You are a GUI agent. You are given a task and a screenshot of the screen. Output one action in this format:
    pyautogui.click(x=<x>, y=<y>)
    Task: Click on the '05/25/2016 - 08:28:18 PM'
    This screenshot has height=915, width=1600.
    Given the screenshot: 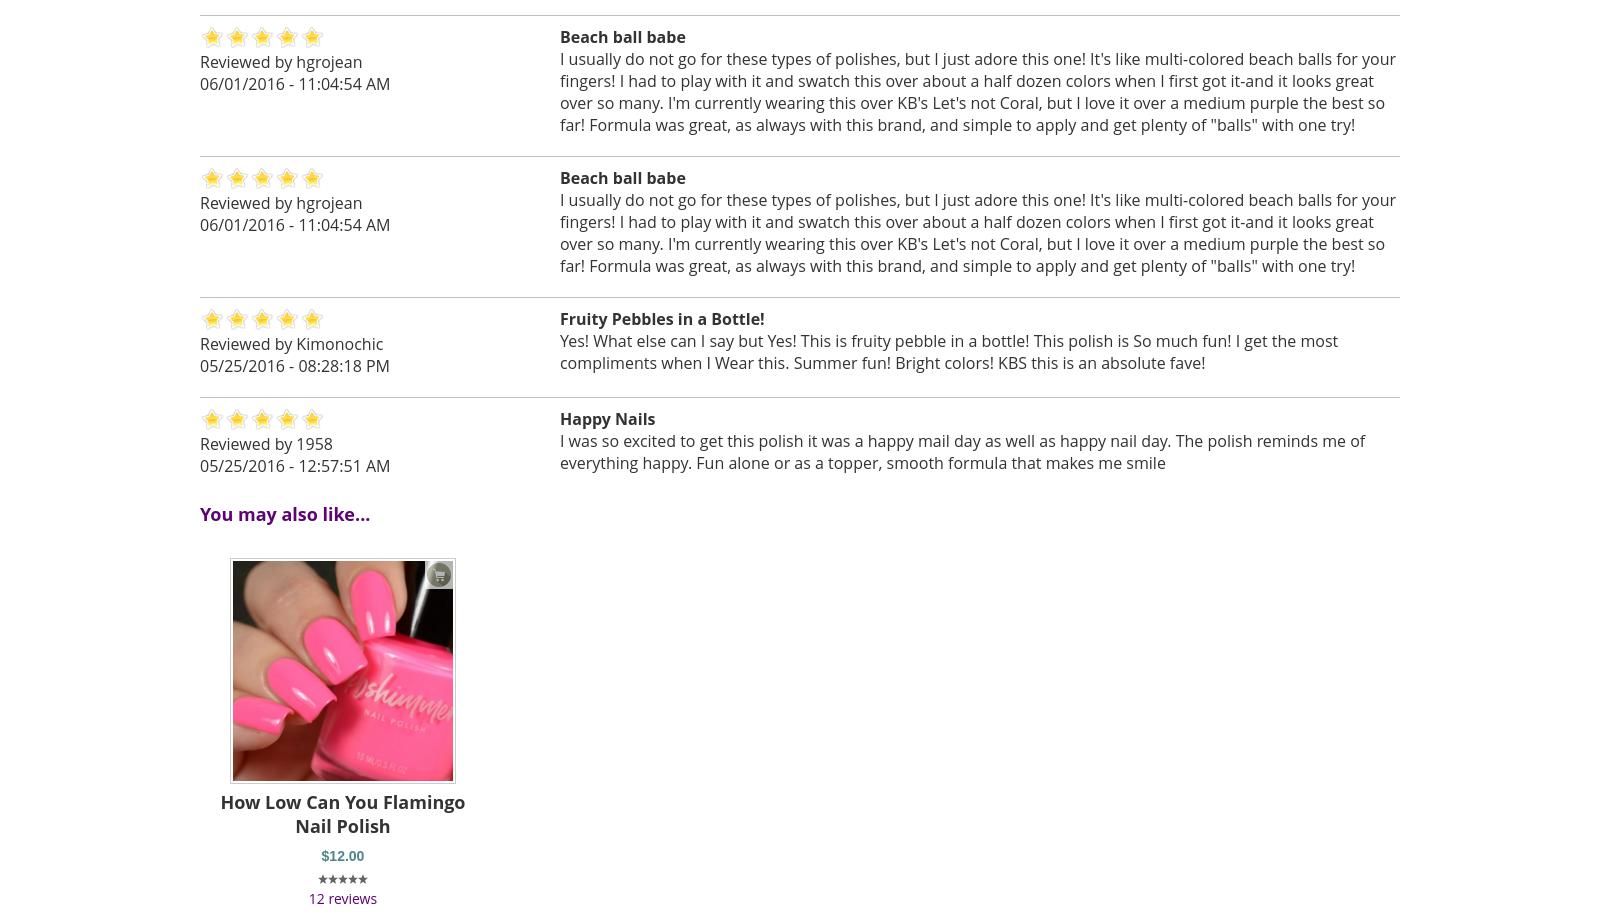 What is the action you would take?
    pyautogui.click(x=295, y=363)
    